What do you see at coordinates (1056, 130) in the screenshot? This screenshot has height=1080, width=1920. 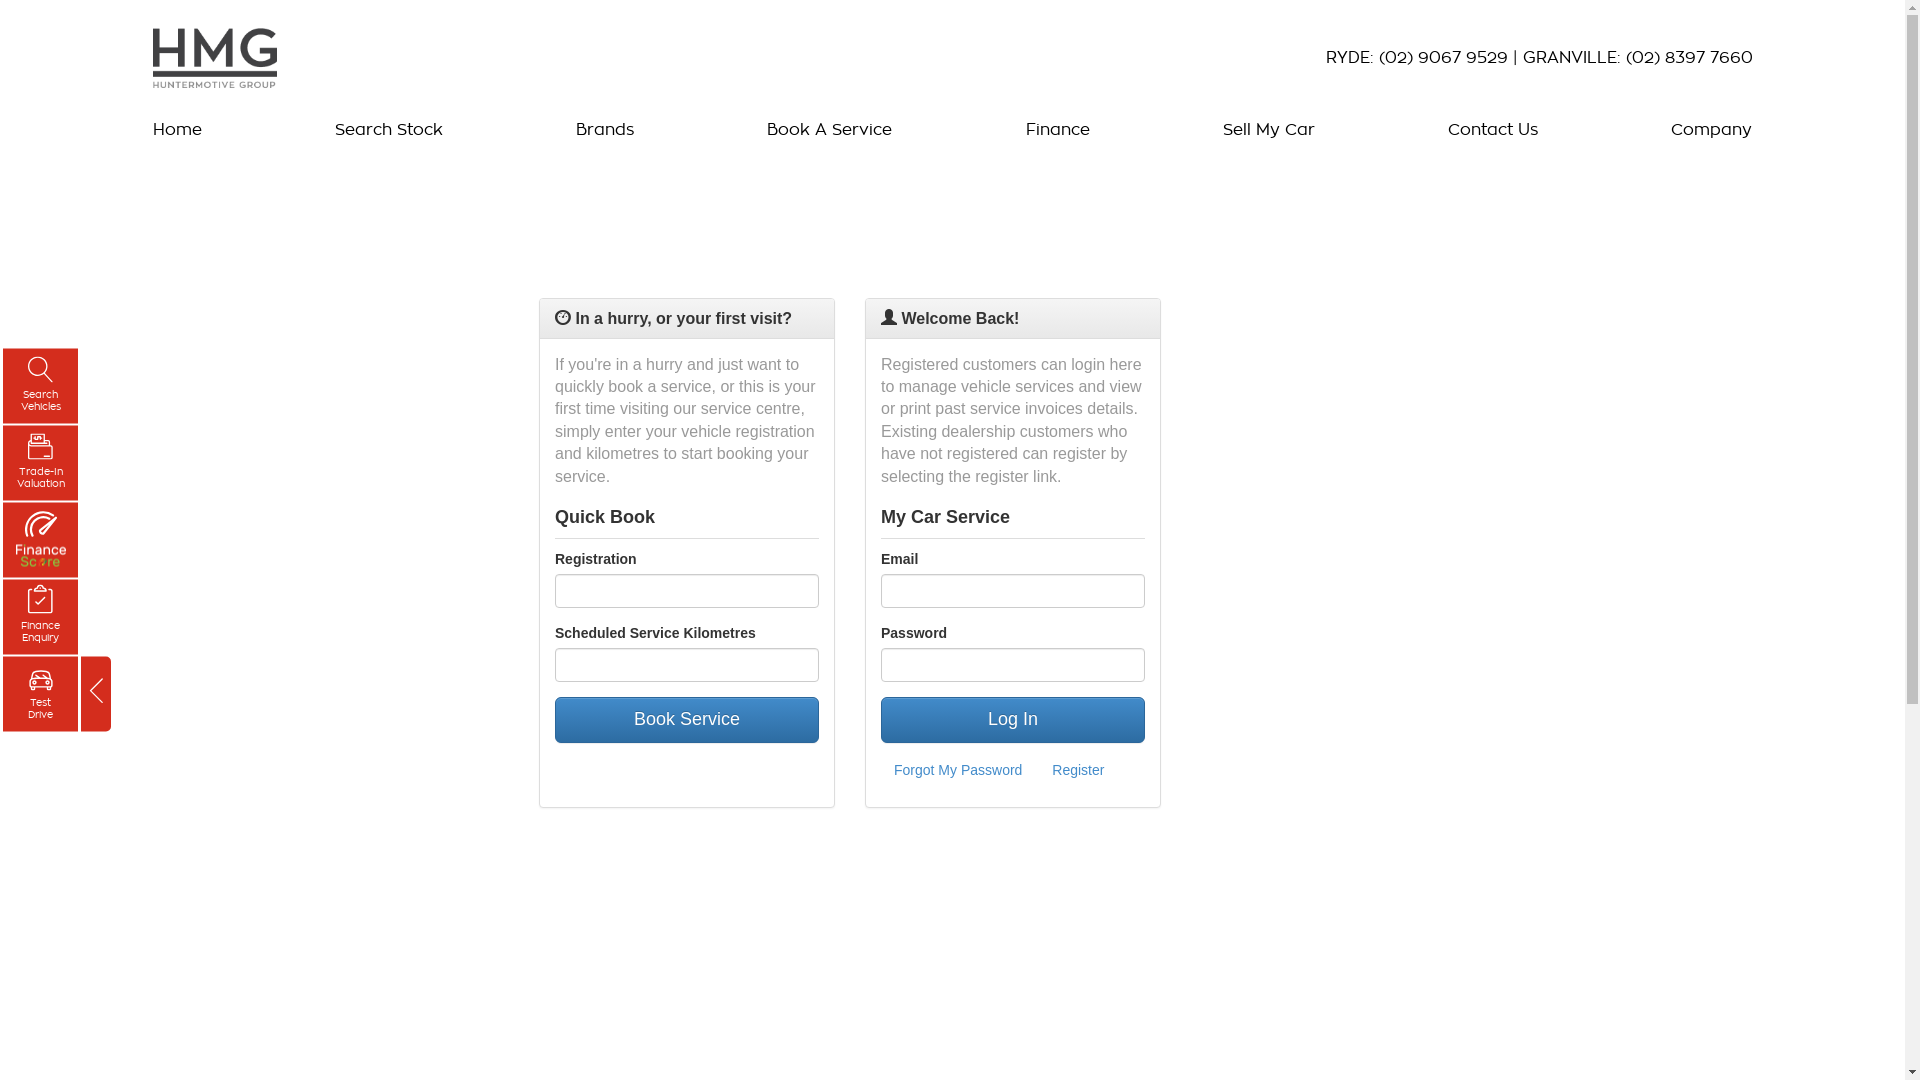 I see `'Finance'` at bounding box center [1056, 130].